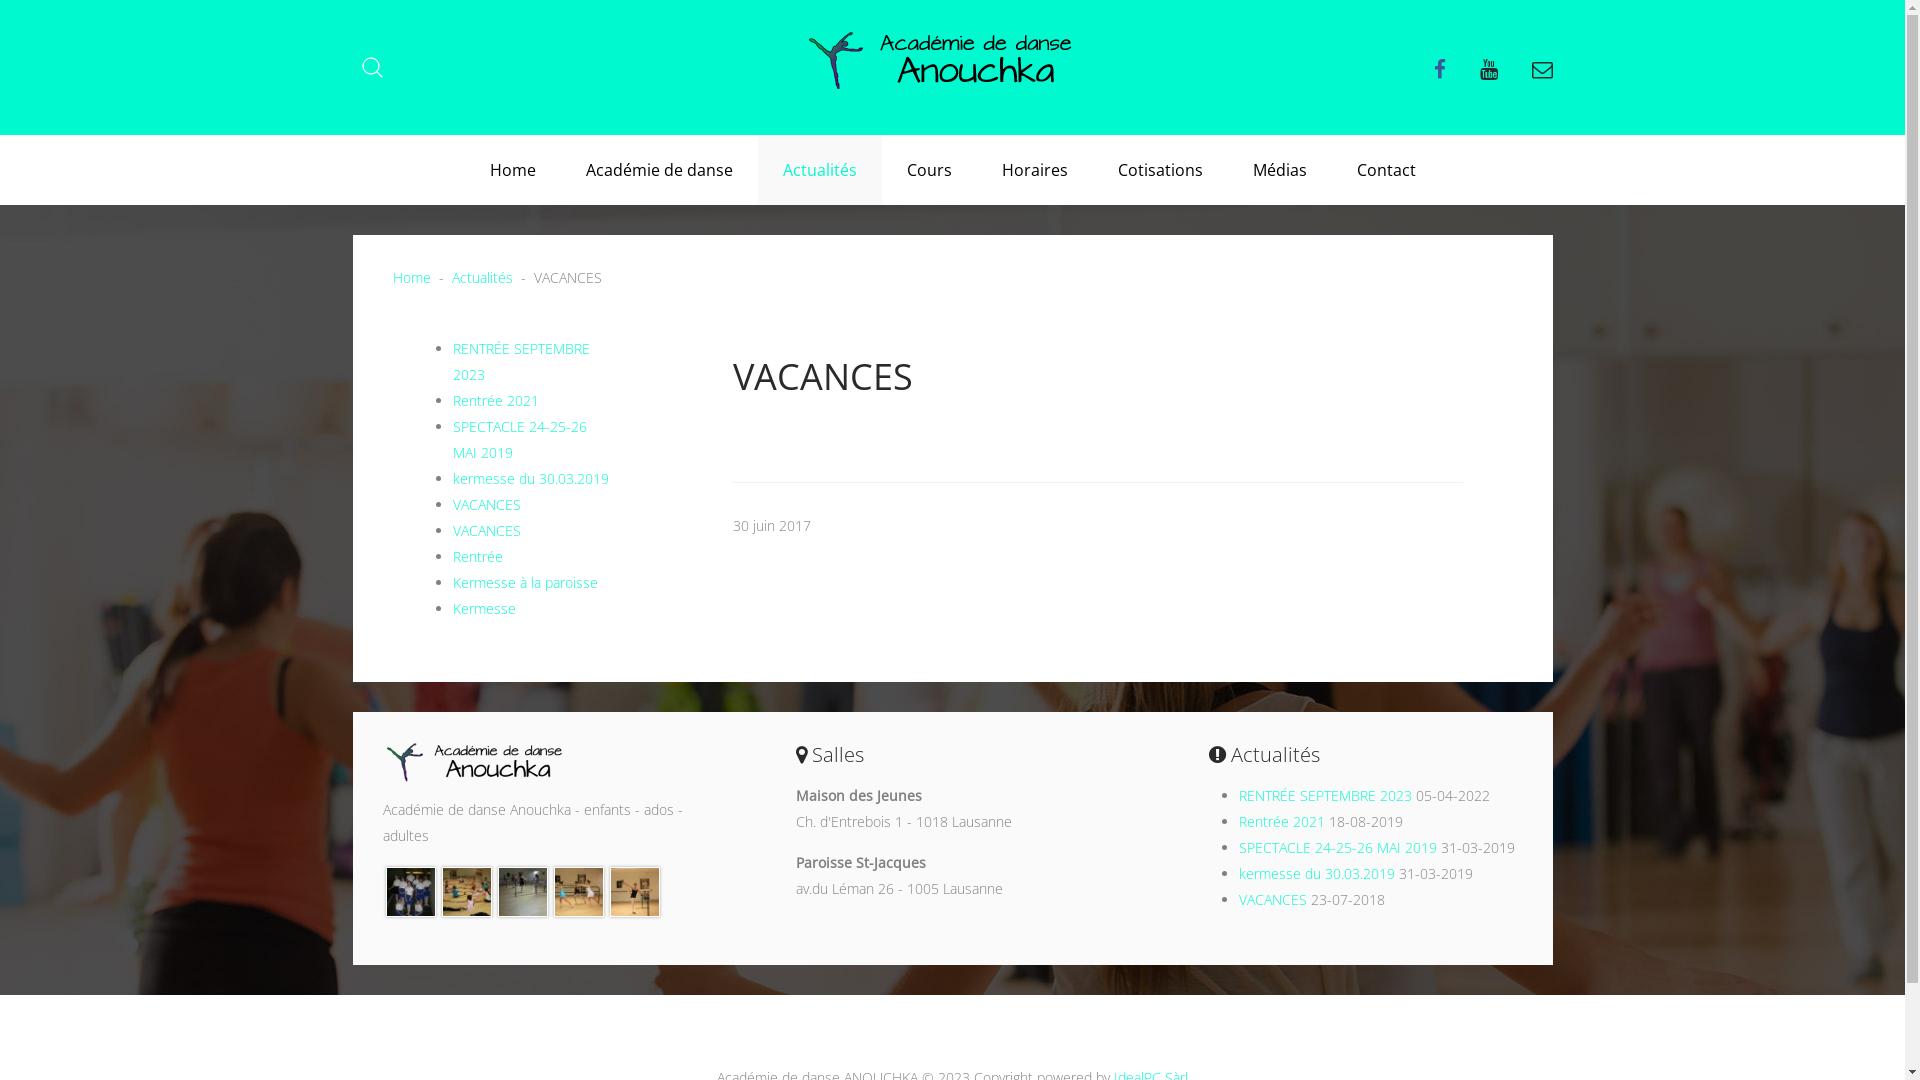 Image resolution: width=1920 pixels, height=1080 pixels. I want to click on 'Home', so click(512, 168).